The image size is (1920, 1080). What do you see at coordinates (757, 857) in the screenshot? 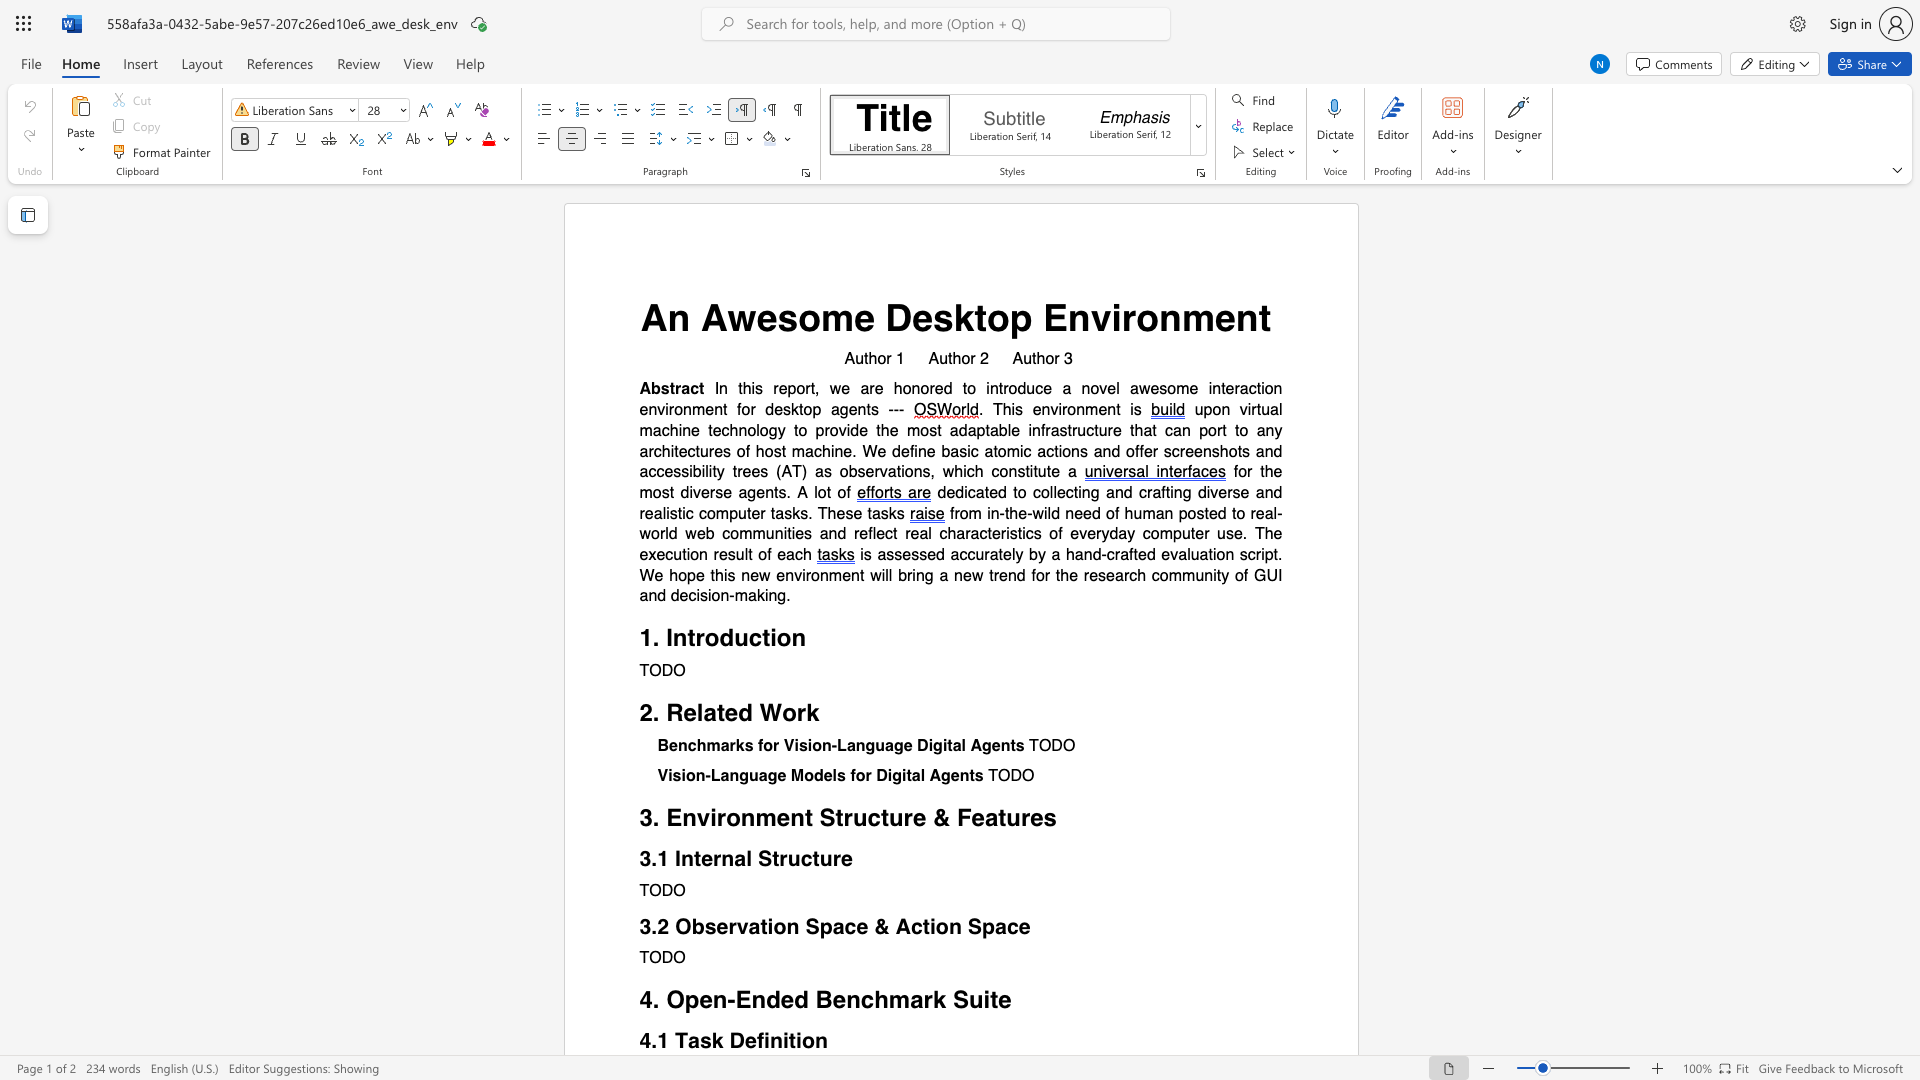
I see `the subset text "Str" within the text "3.1 Internal Structure"` at bounding box center [757, 857].